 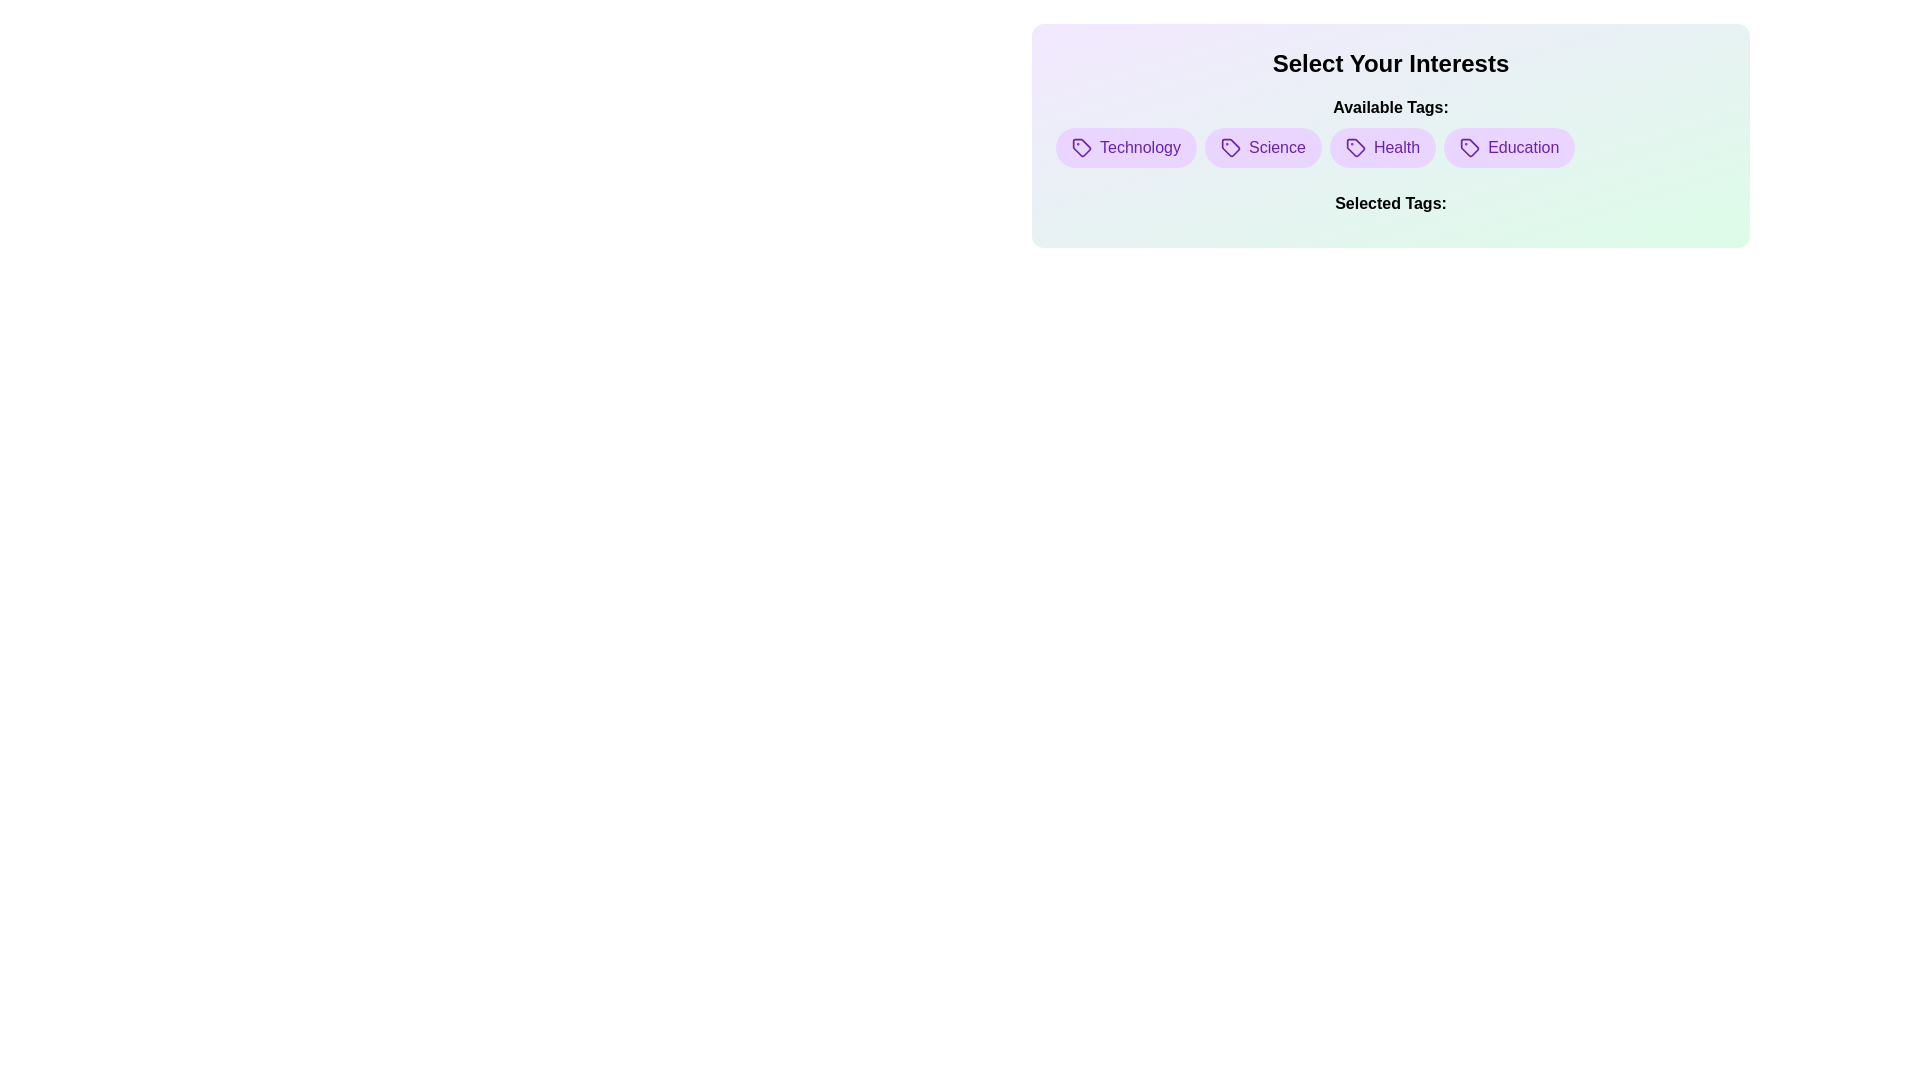 I want to click on the purple pill-shaped 'Health' tag, so click(x=1390, y=146).